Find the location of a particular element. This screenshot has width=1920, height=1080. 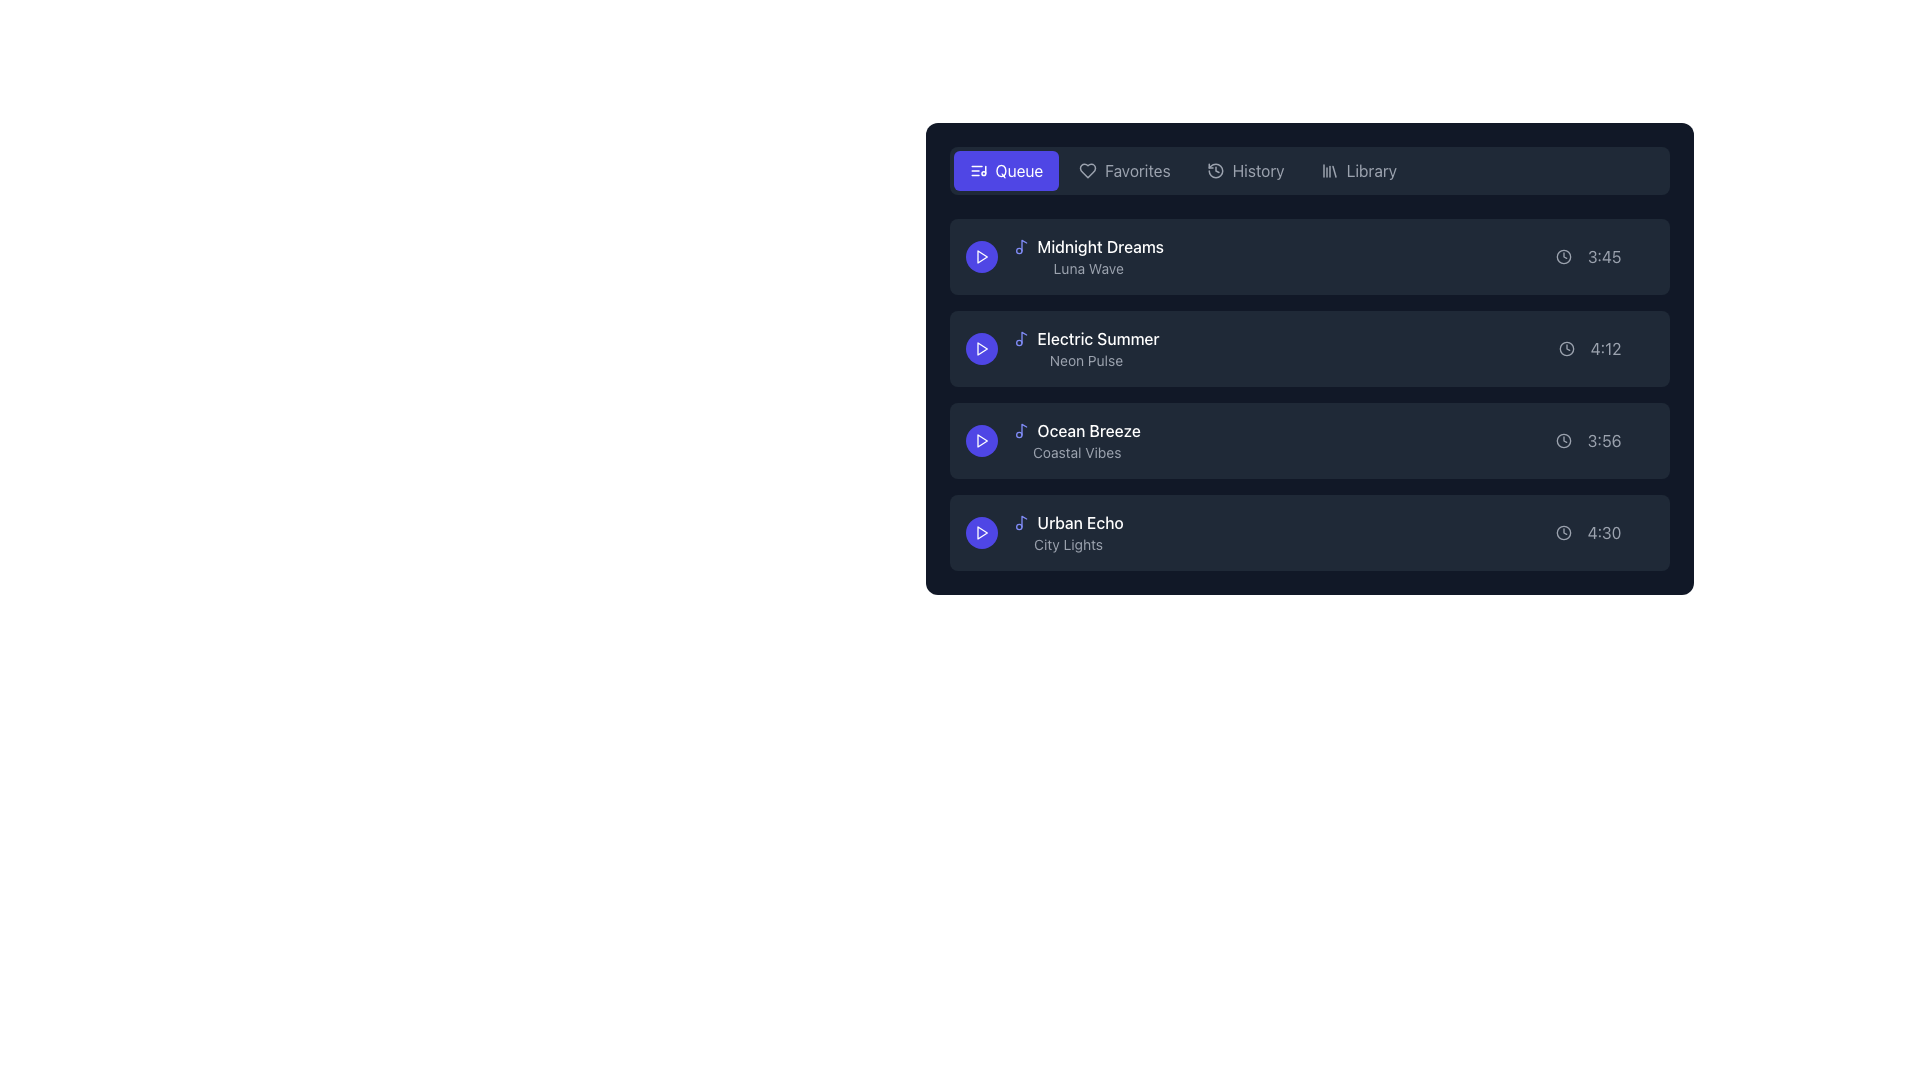

the text label reading 'History' in the light gray color located in the navigation bar of the dark-themed interface is located at coordinates (1257, 169).